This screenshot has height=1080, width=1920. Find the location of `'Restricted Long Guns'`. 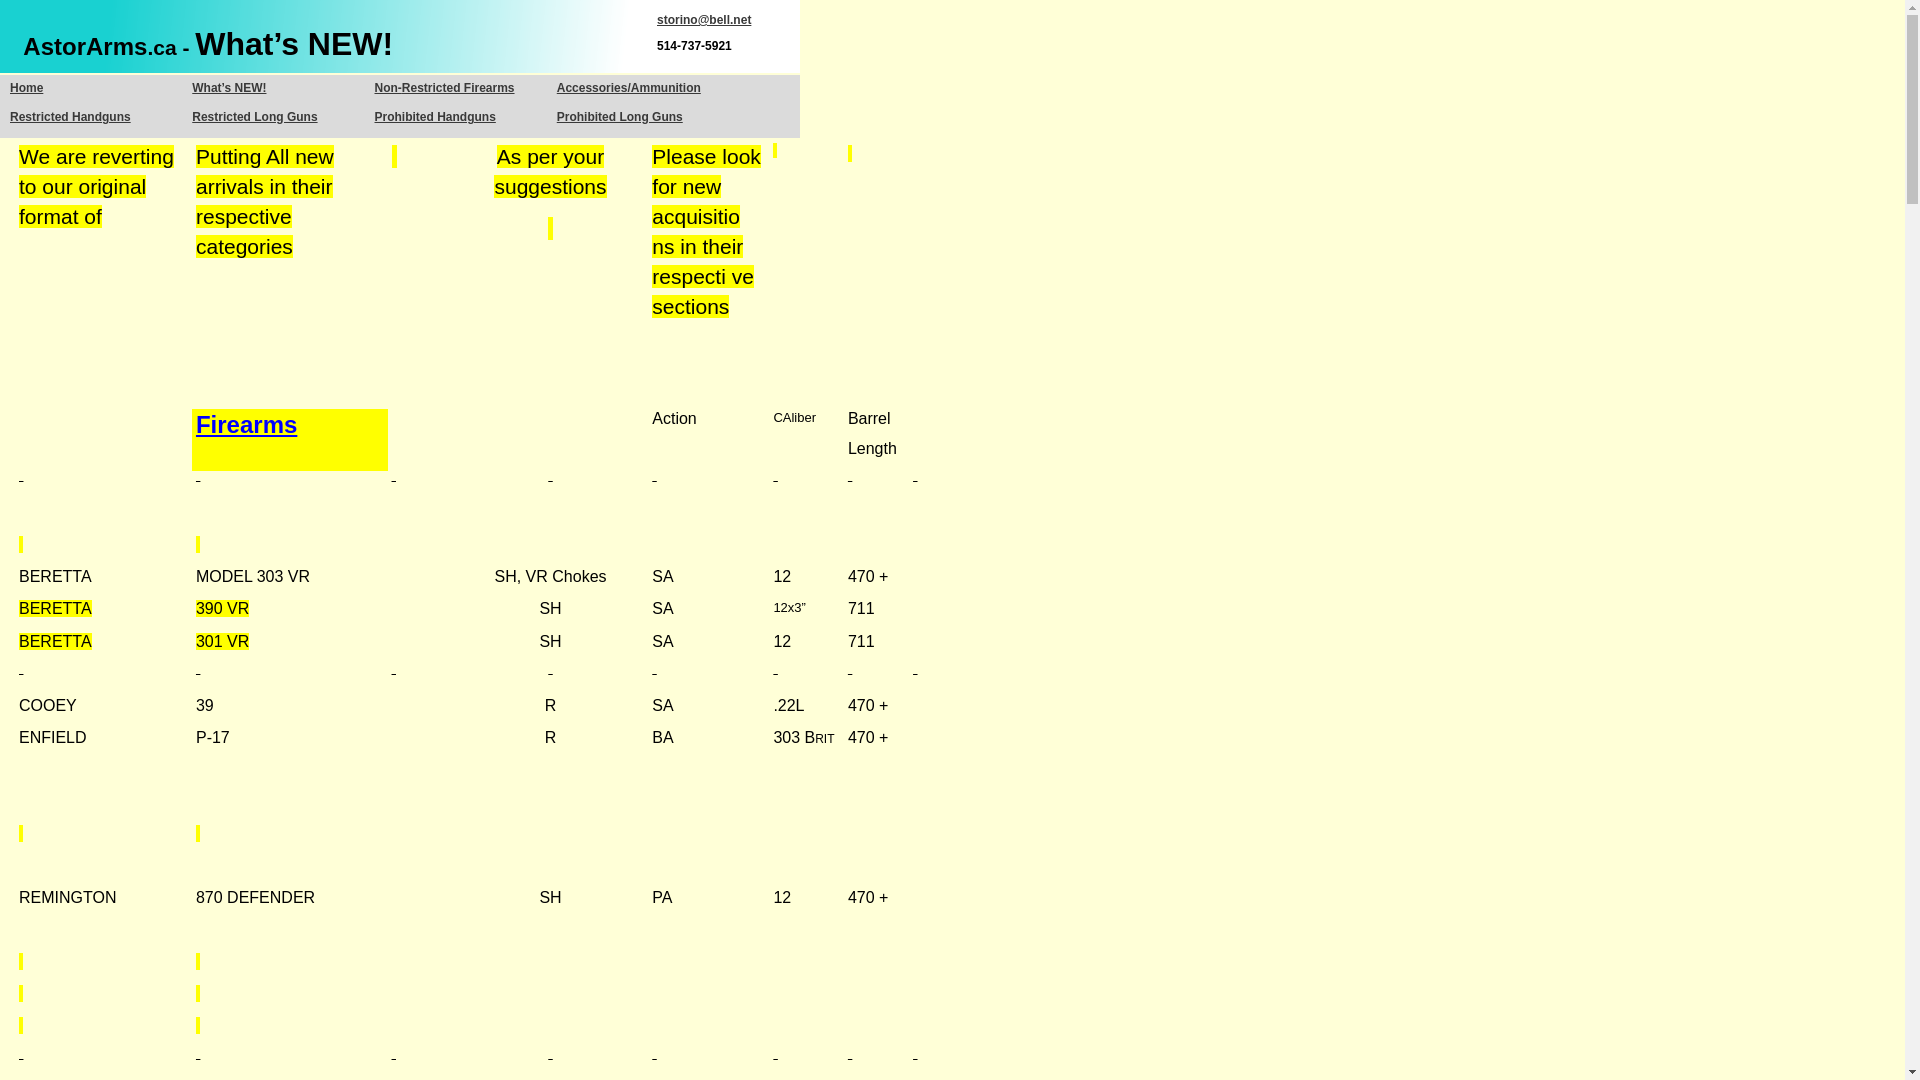

'Restricted Long Guns' is located at coordinates (253, 116).